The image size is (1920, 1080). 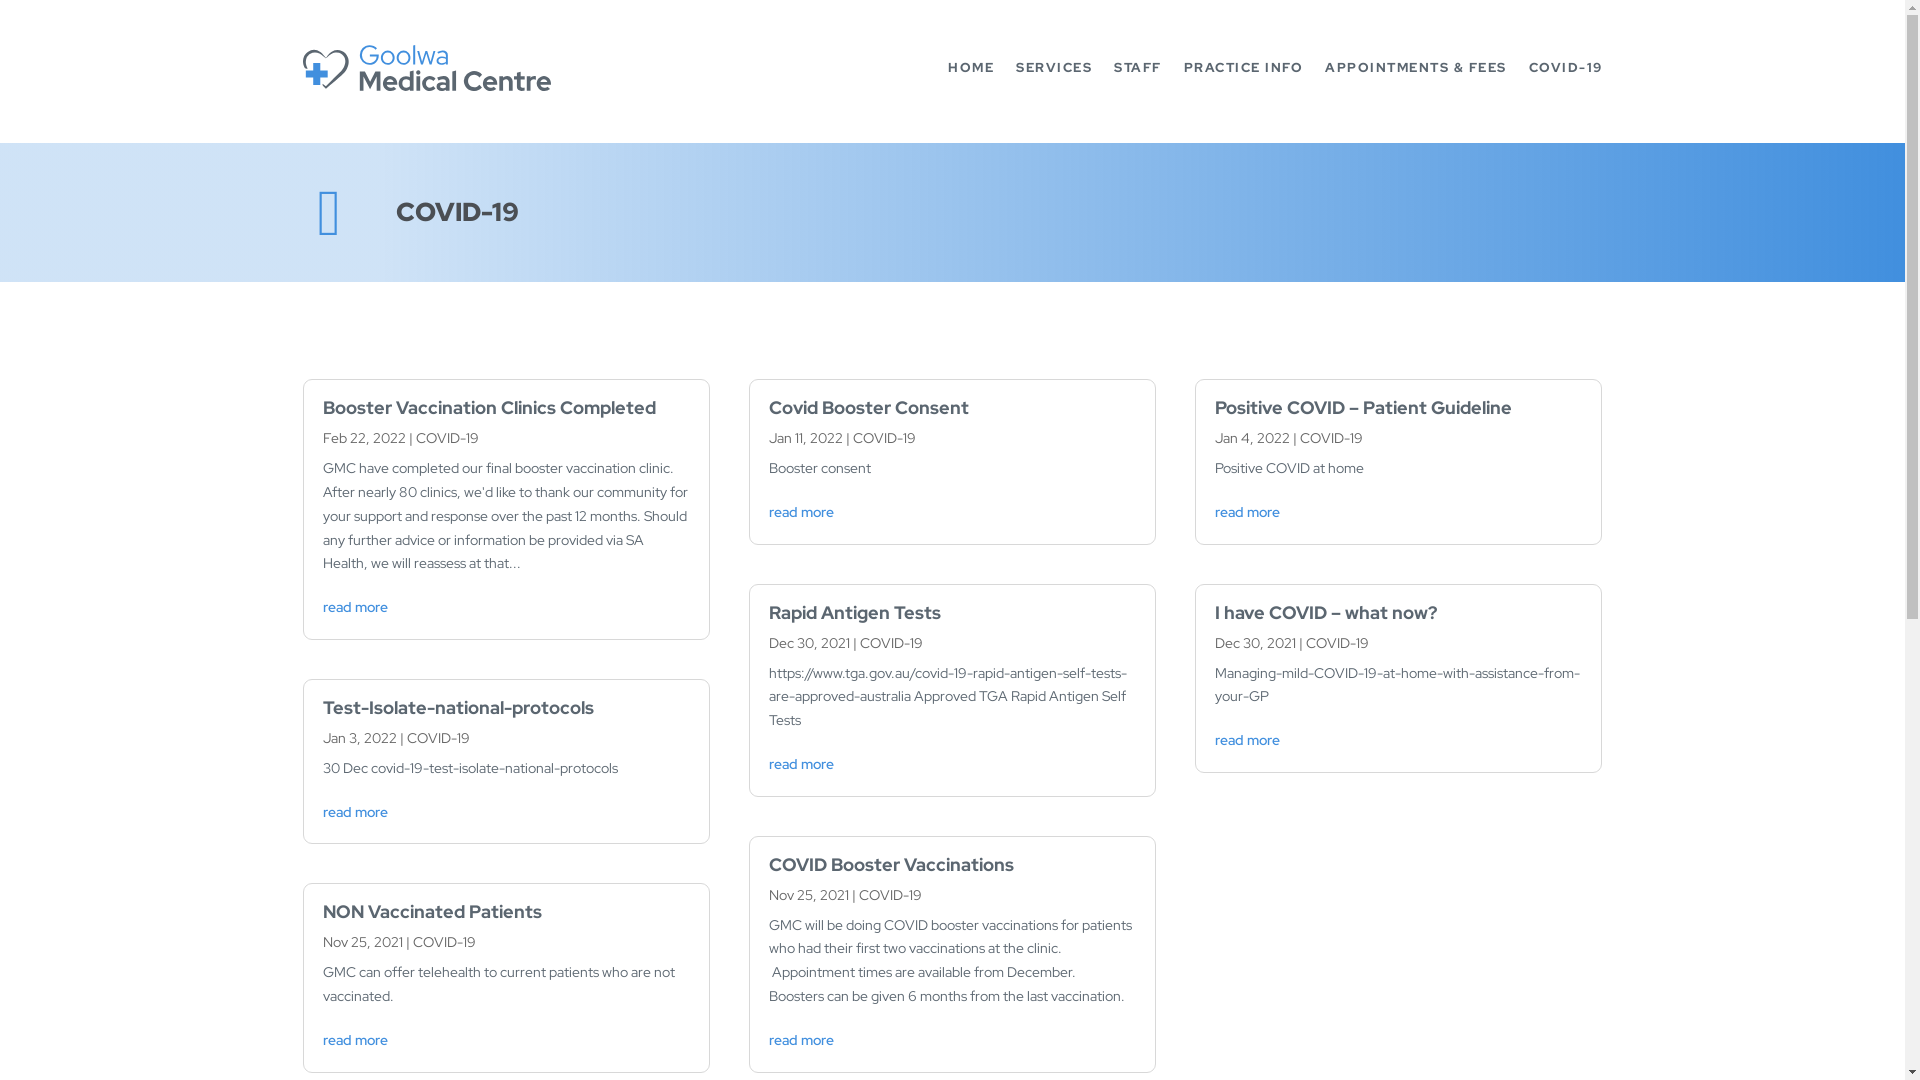 I want to click on 'read more', so click(x=801, y=1039).